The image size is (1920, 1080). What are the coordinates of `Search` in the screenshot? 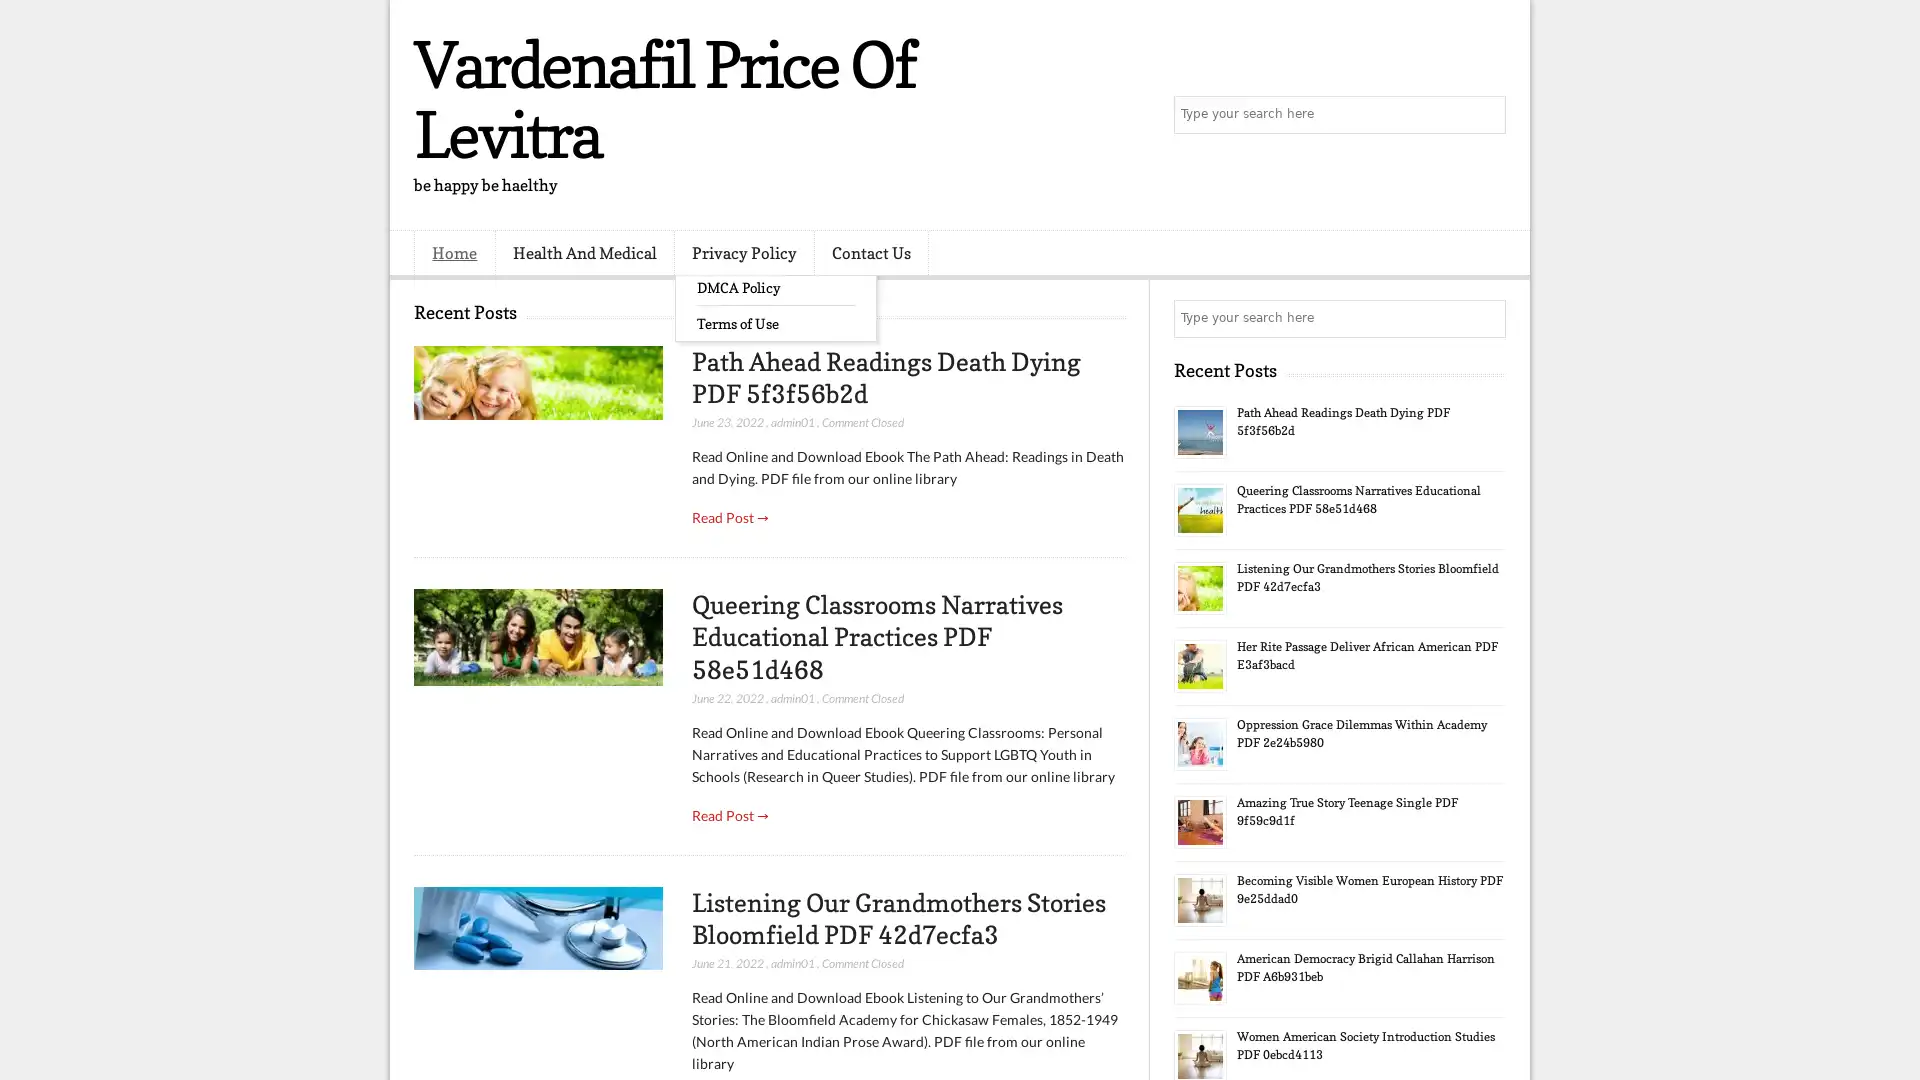 It's located at (1485, 318).